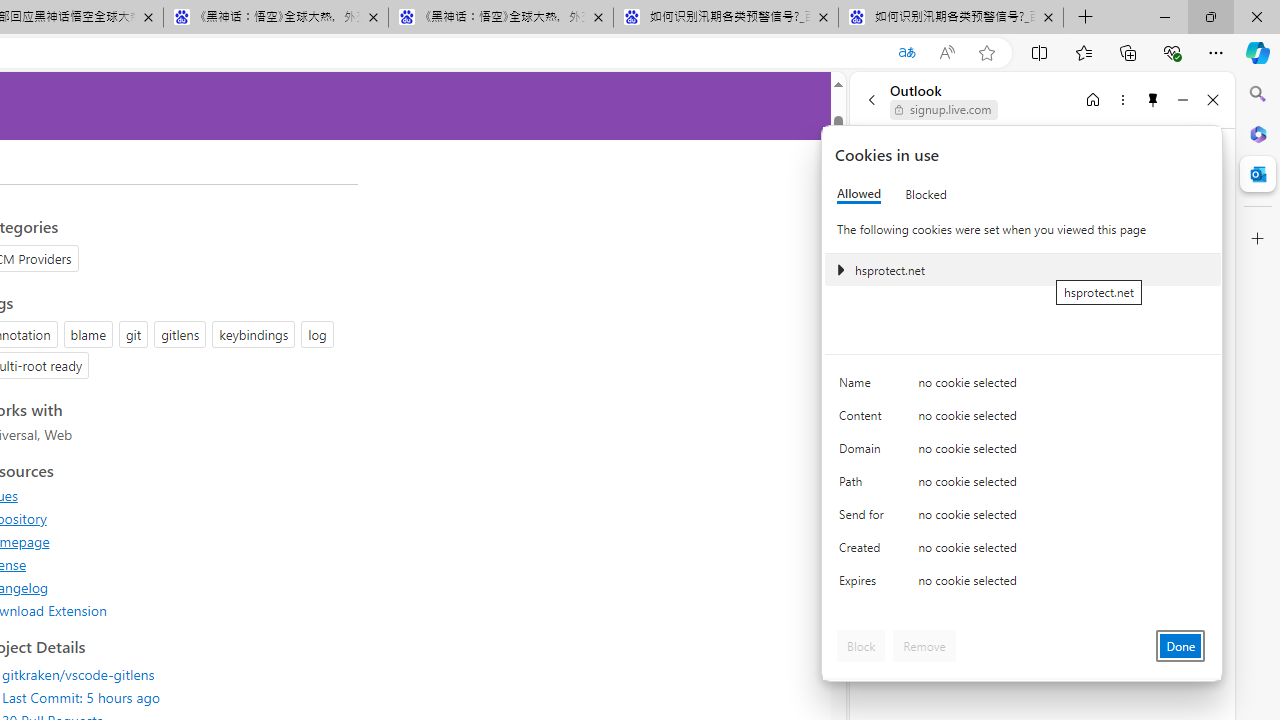 The height and width of the screenshot is (720, 1280). Describe the element at coordinates (865, 486) in the screenshot. I see `'Path'` at that location.